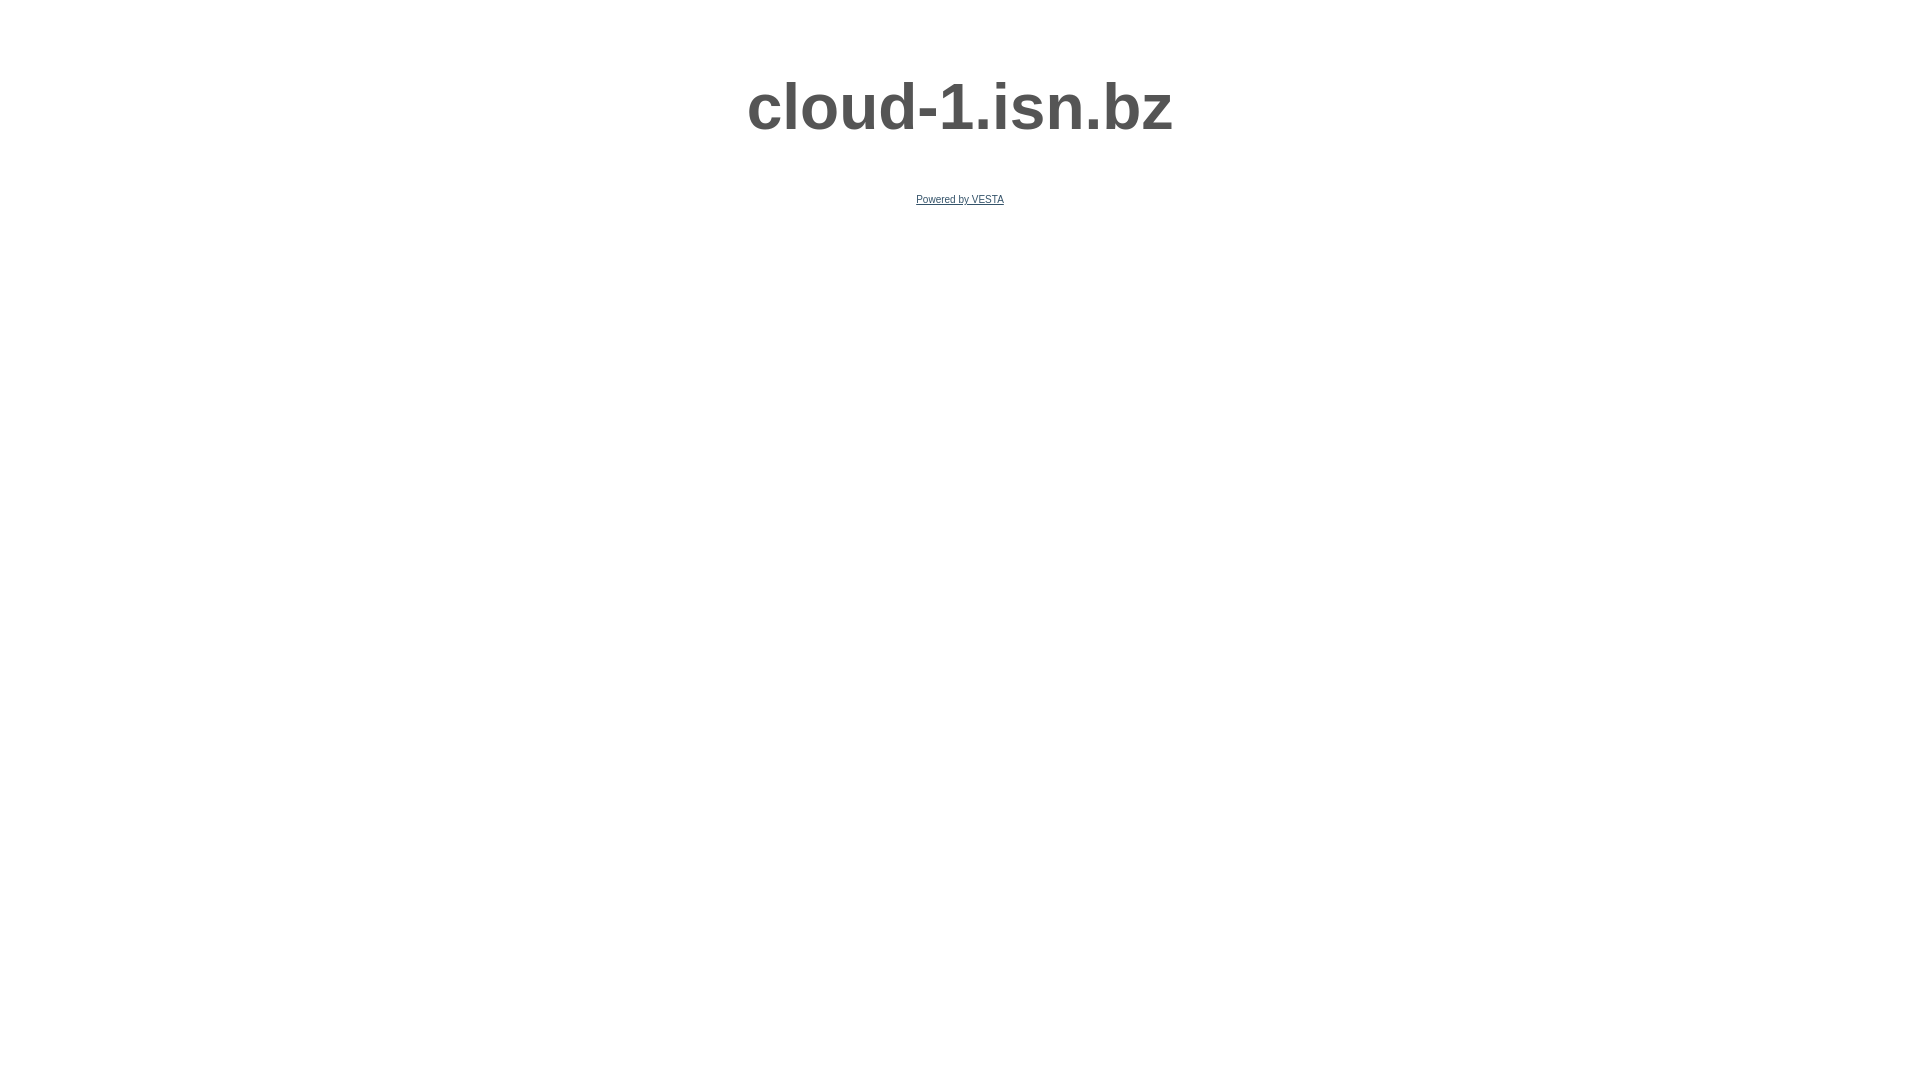 The image size is (1920, 1080). What do you see at coordinates (915, 199) in the screenshot?
I see `'Powered by VESTA'` at bounding box center [915, 199].